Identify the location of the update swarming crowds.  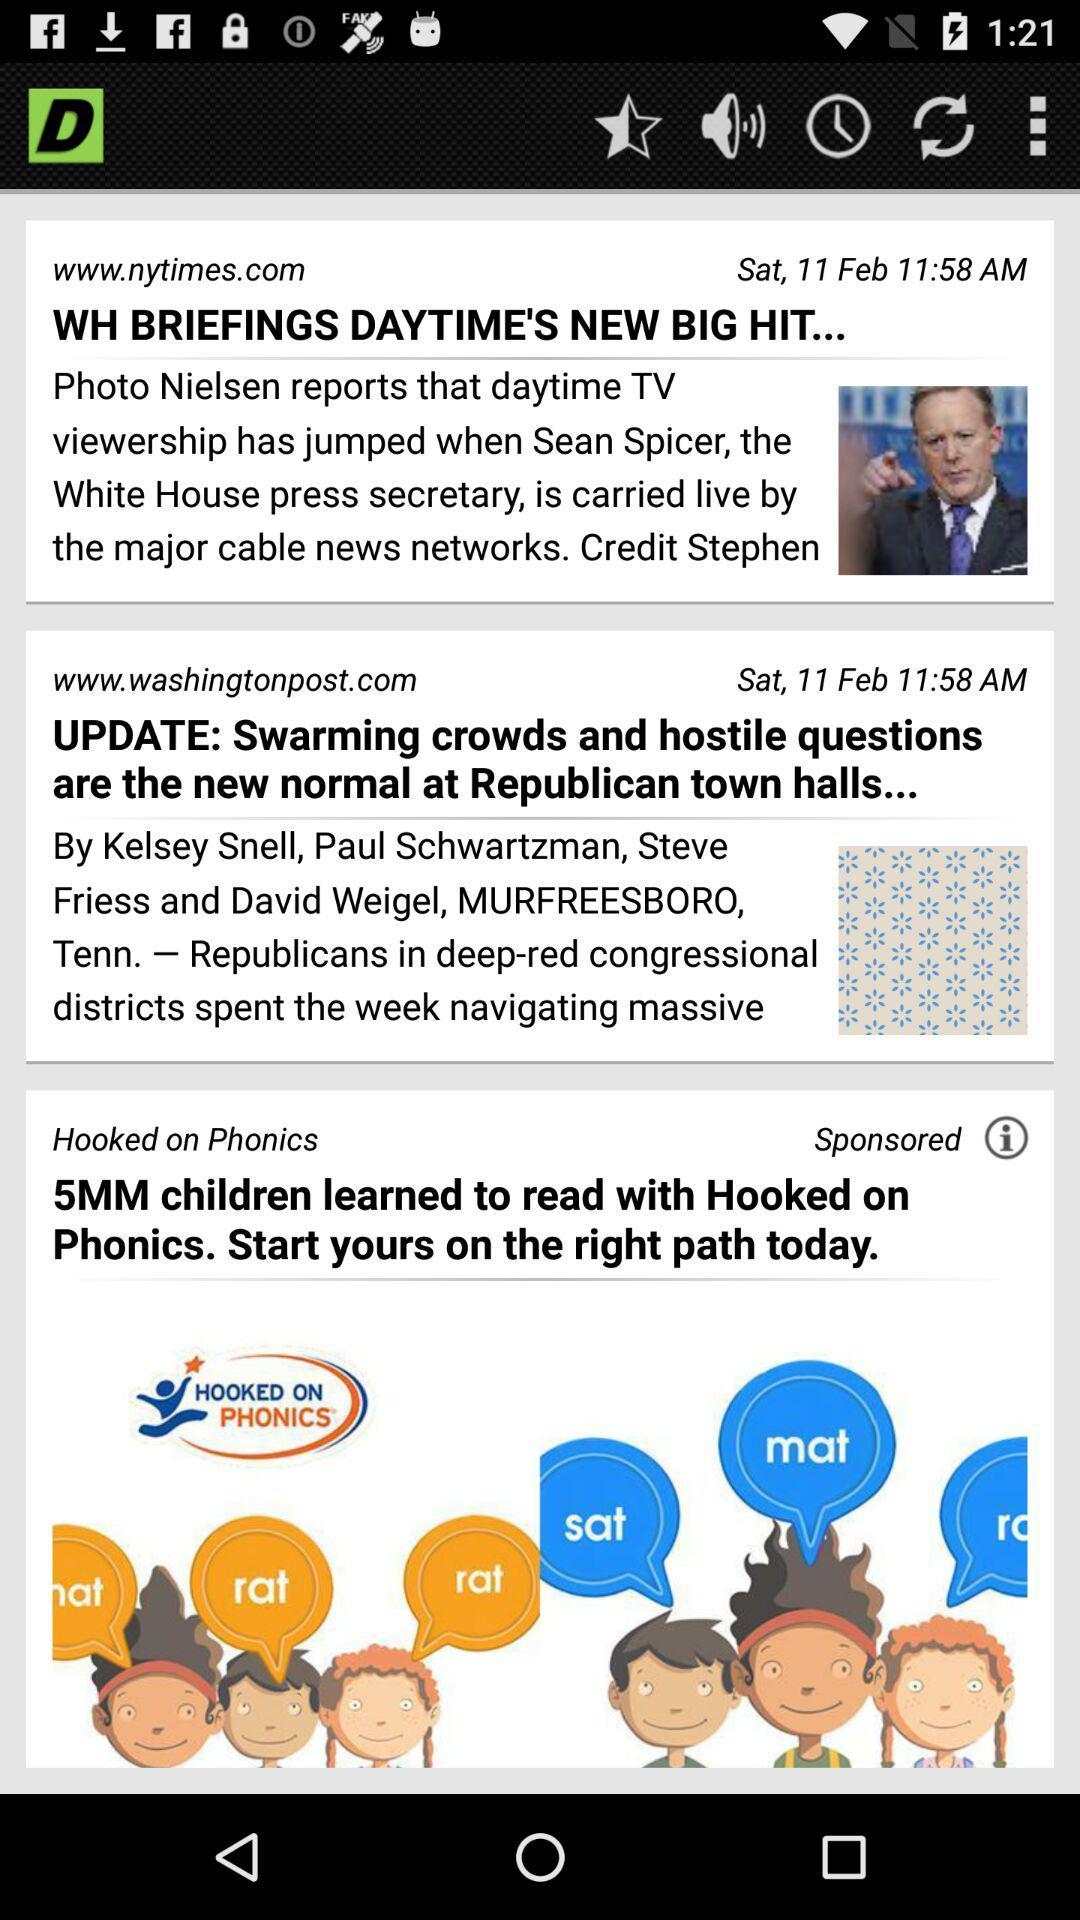
(540, 757).